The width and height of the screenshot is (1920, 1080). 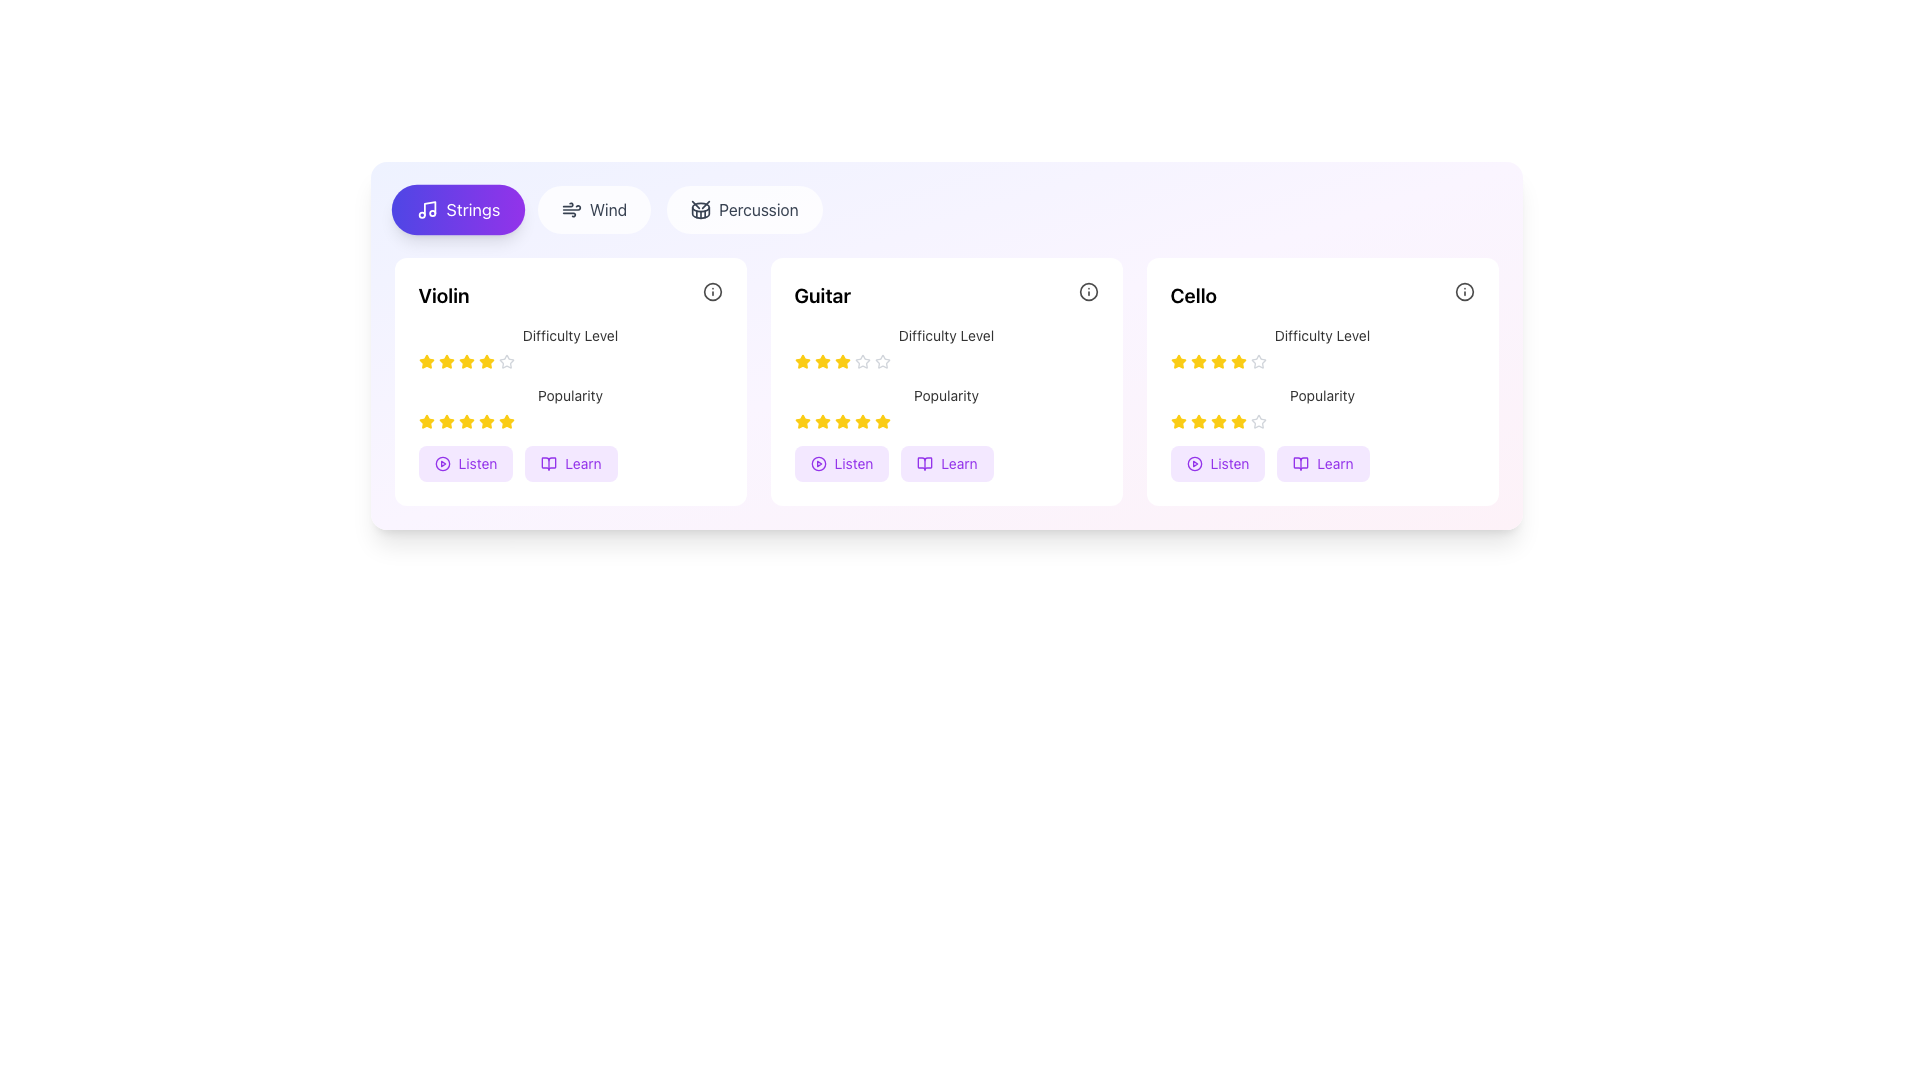 What do you see at coordinates (1322, 396) in the screenshot?
I see `the section label indicating the popularity rating of the 'Cello' item, which is located in the third card from the left, below the 'Difficulty Level' label and above the star ratings` at bounding box center [1322, 396].